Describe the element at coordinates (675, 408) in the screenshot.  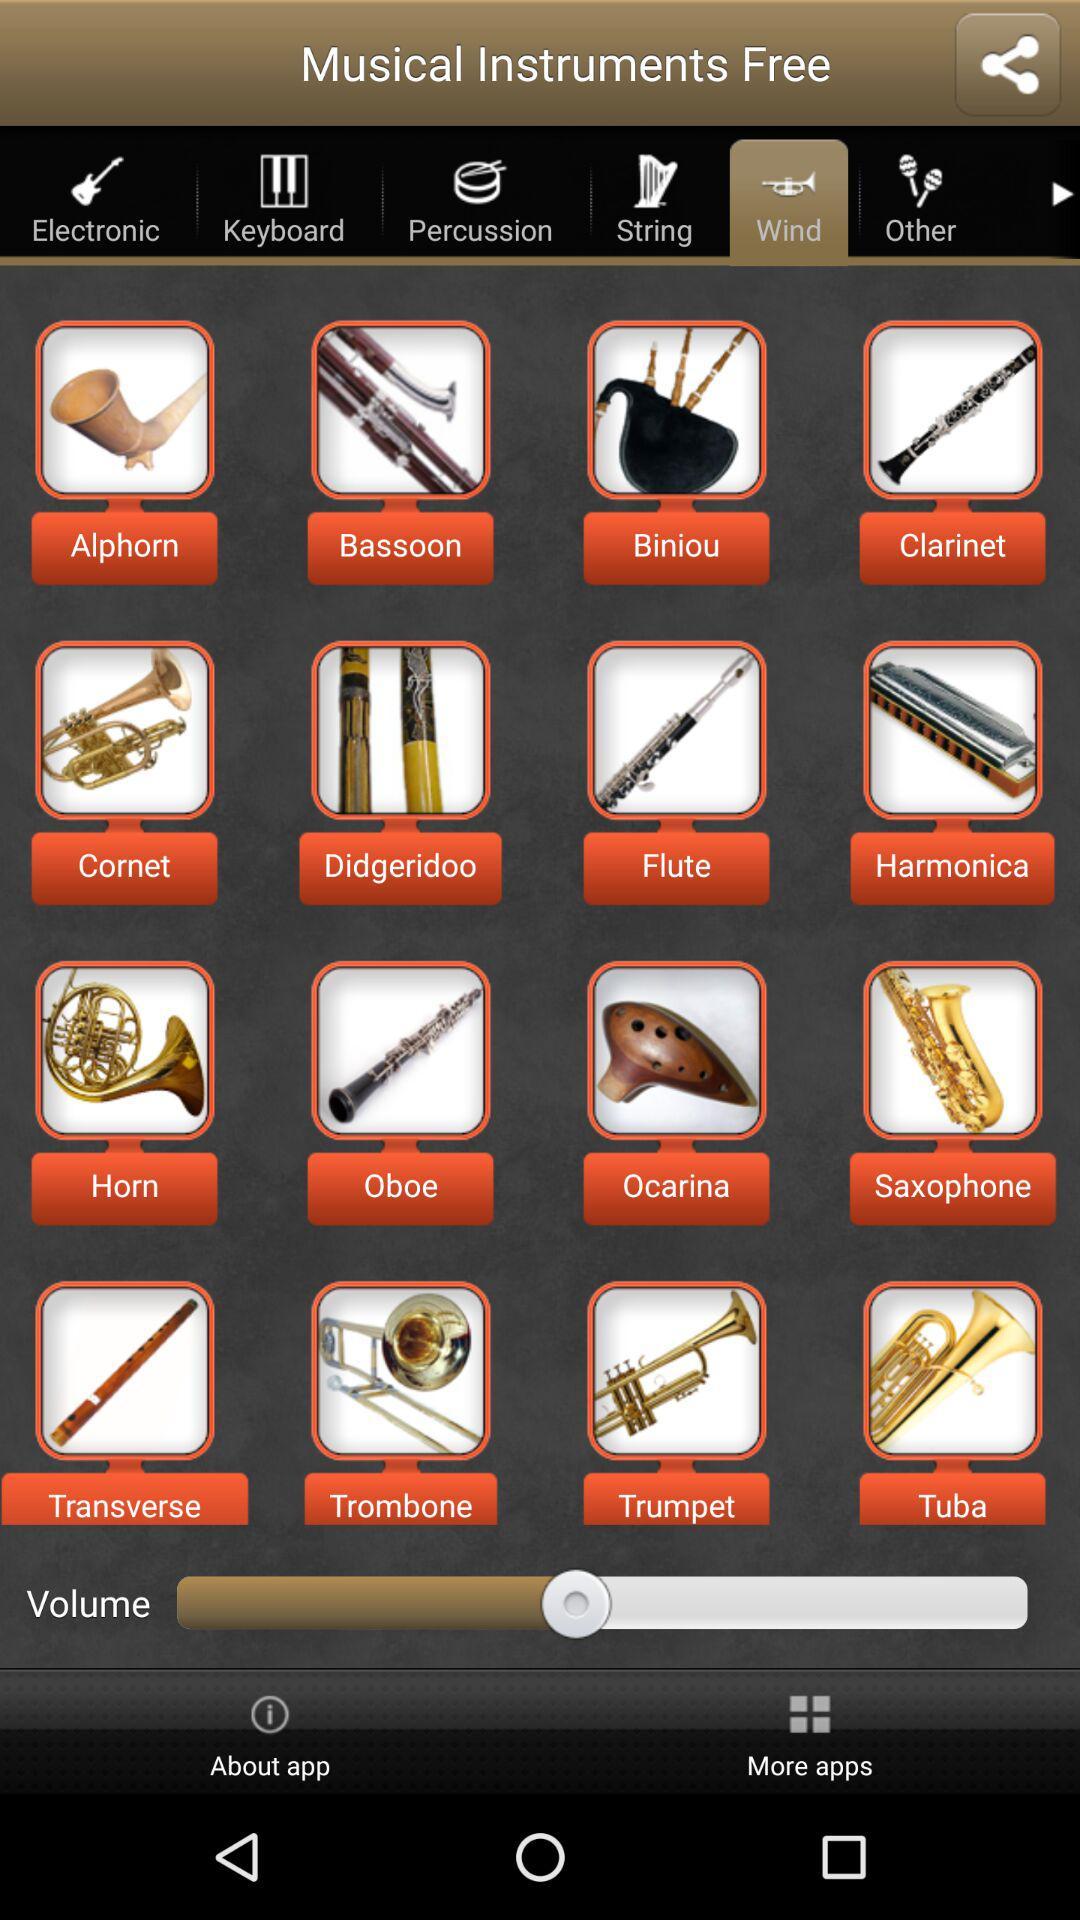
I see `the biniou instrument` at that location.